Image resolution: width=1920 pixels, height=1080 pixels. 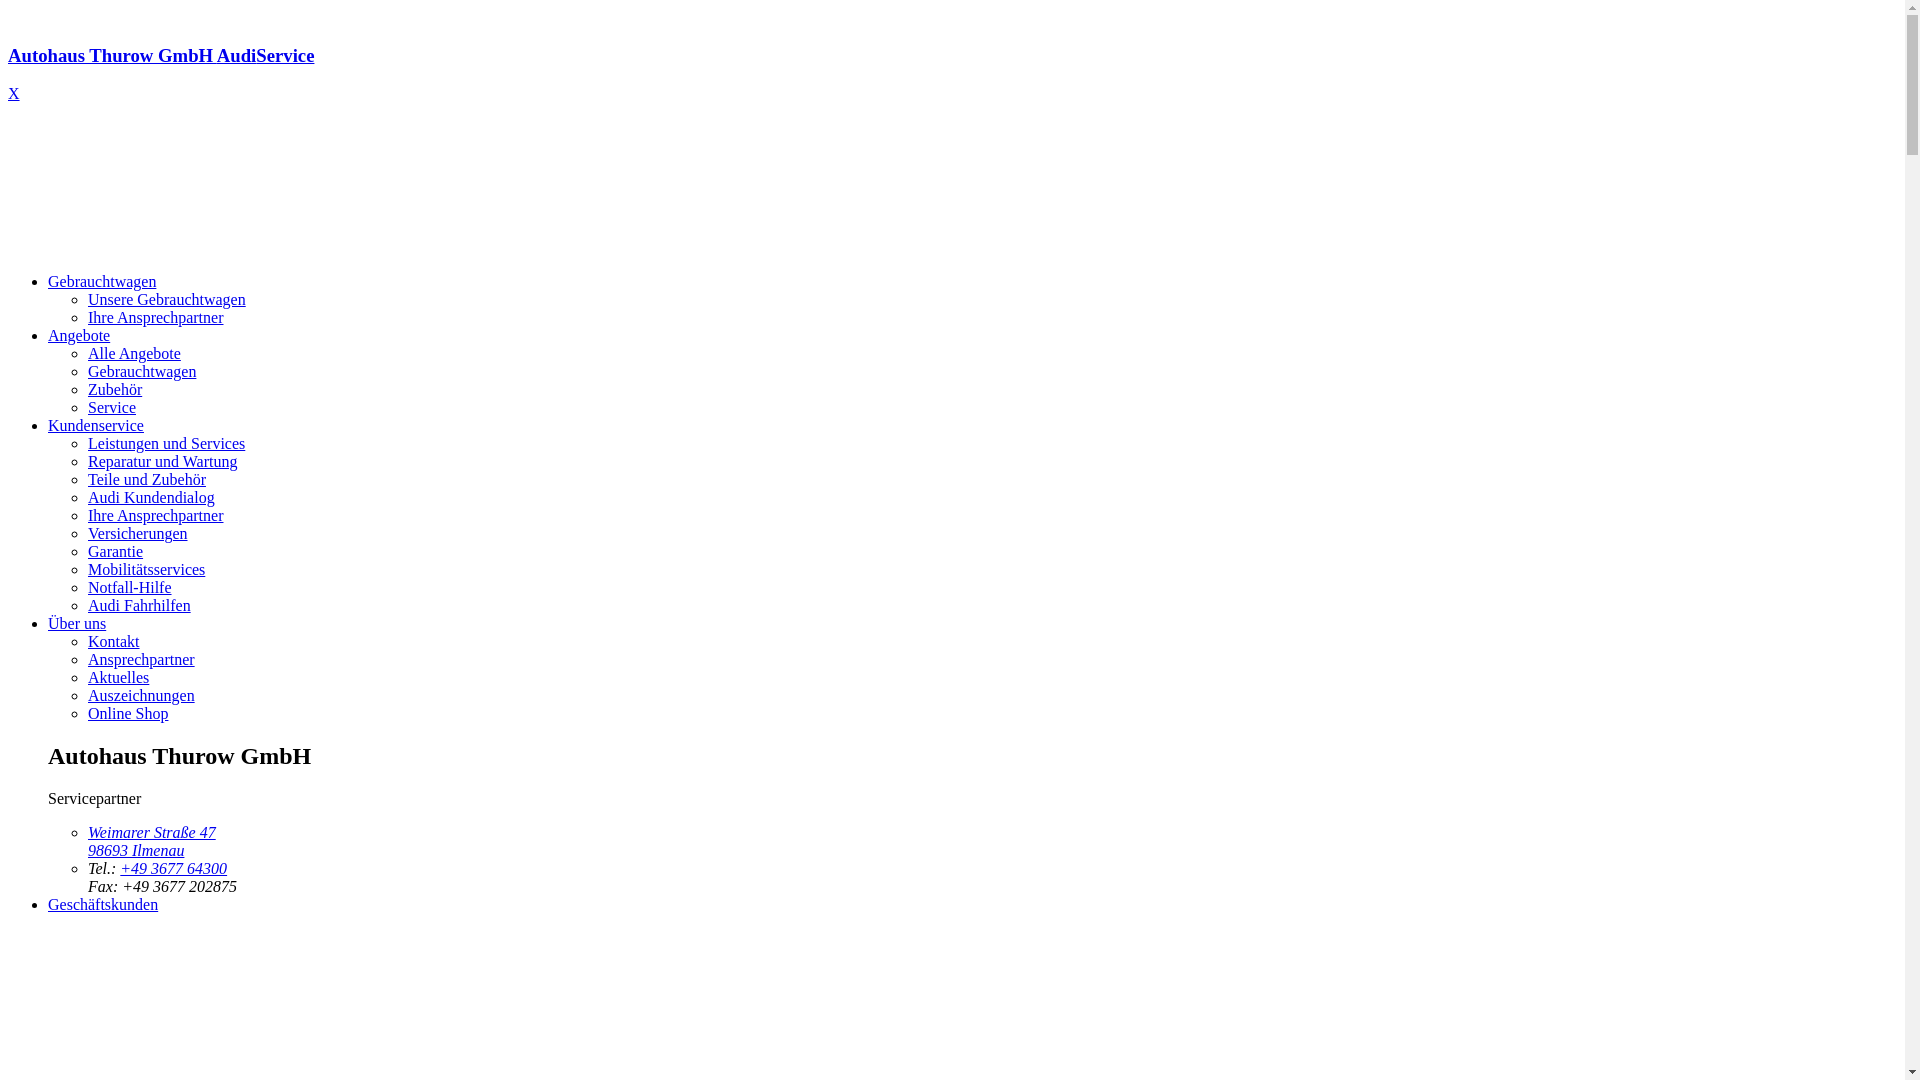 I want to click on 'Unsere Gebrauchtwagen', so click(x=86, y=299).